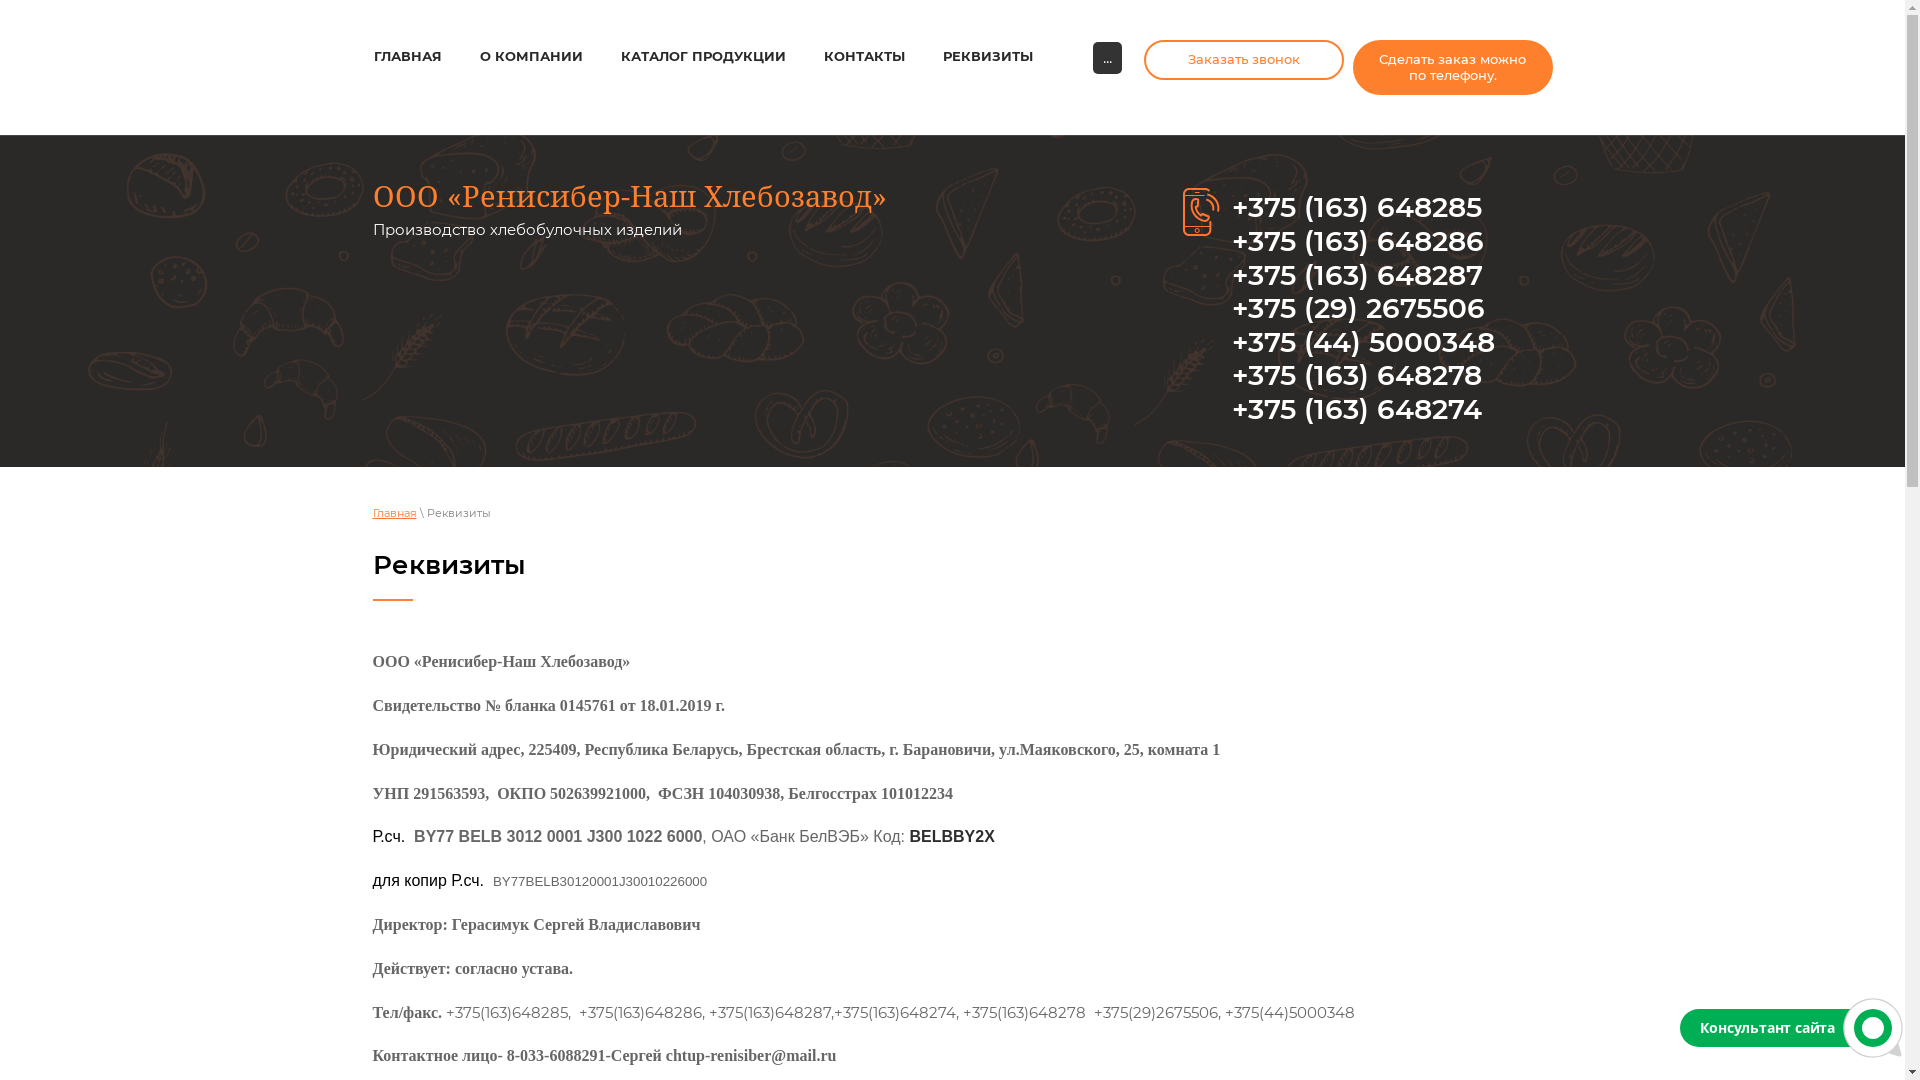 Image resolution: width=1920 pixels, height=1080 pixels. Describe the element at coordinates (1358, 308) in the screenshot. I see `'+375 (29) 2675506'` at that location.